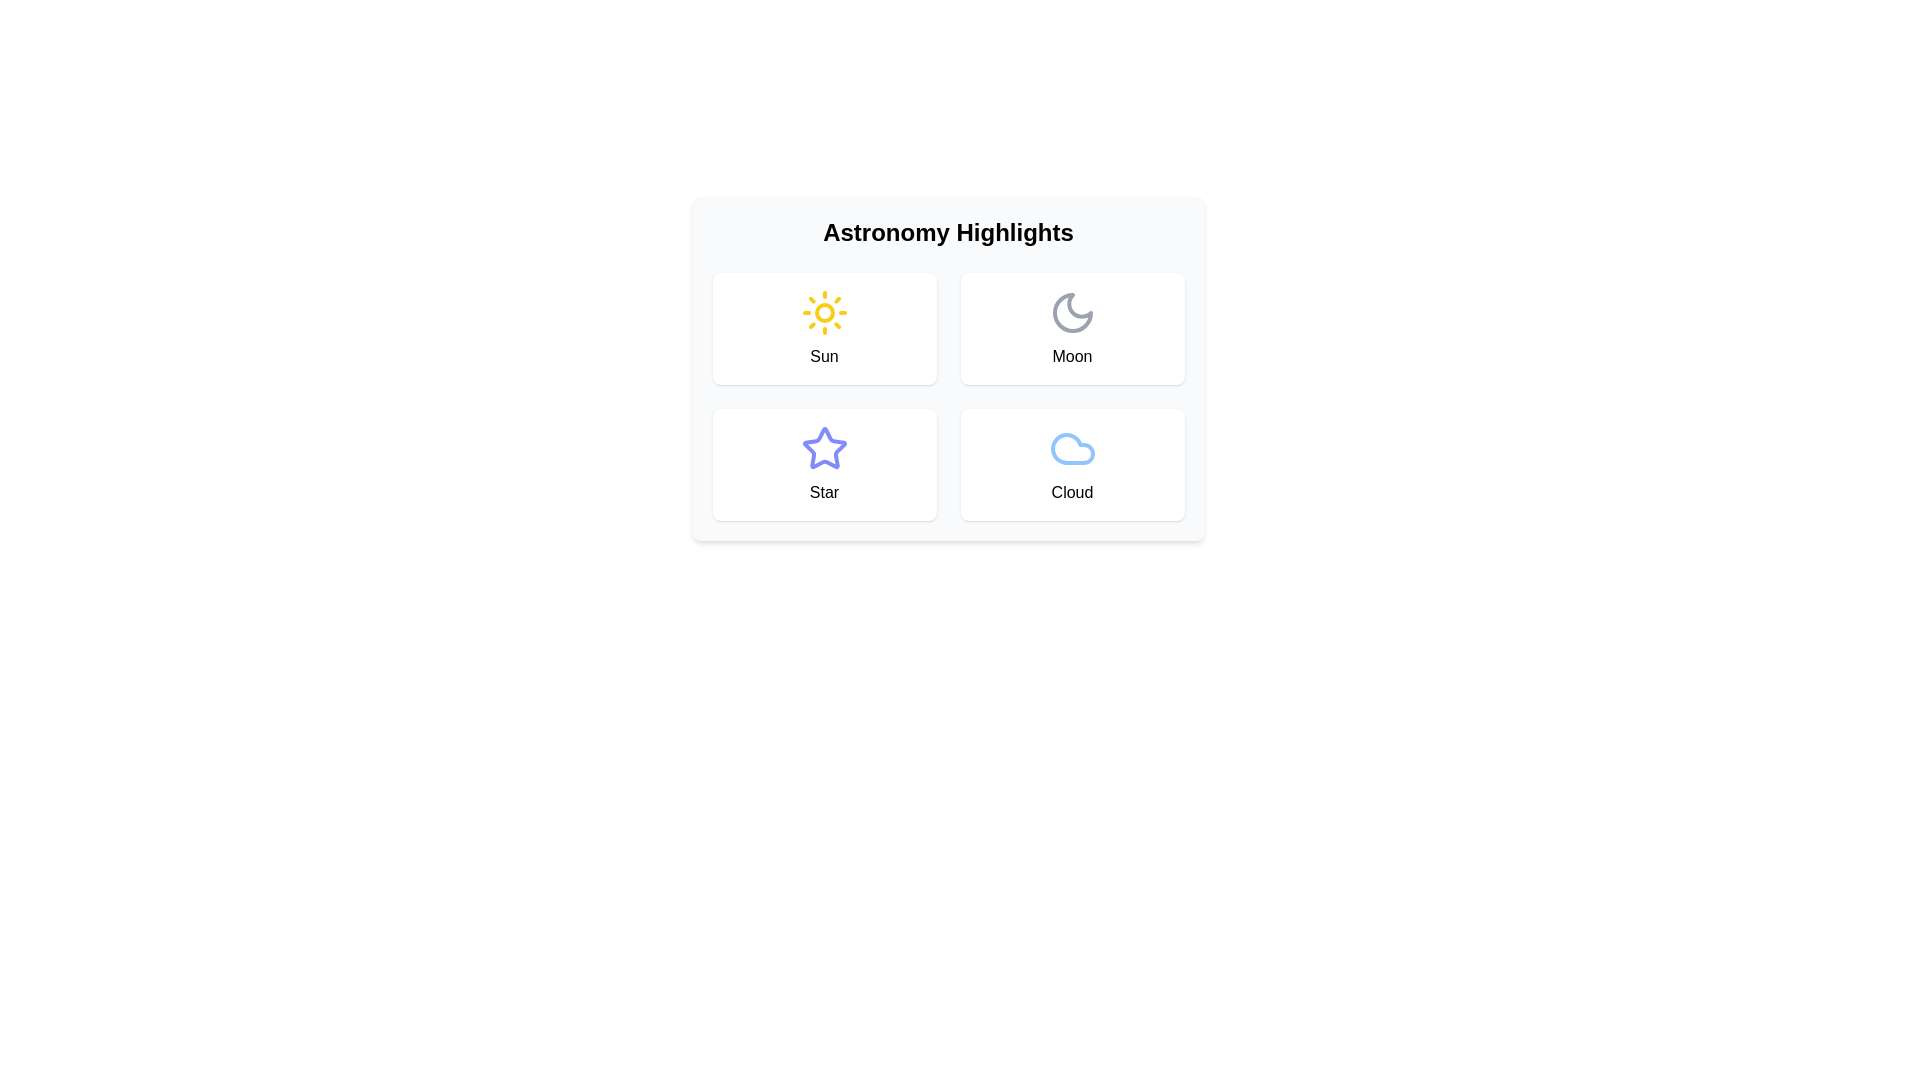 This screenshot has width=1920, height=1080. What do you see at coordinates (1071, 327) in the screenshot?
I see `the informational card representing 'Moon' in the grid layout, which is the second item in the top row, located to the right of the 'Sun' card and above the 'Cloud' card` at bounding box center [1071, 327].